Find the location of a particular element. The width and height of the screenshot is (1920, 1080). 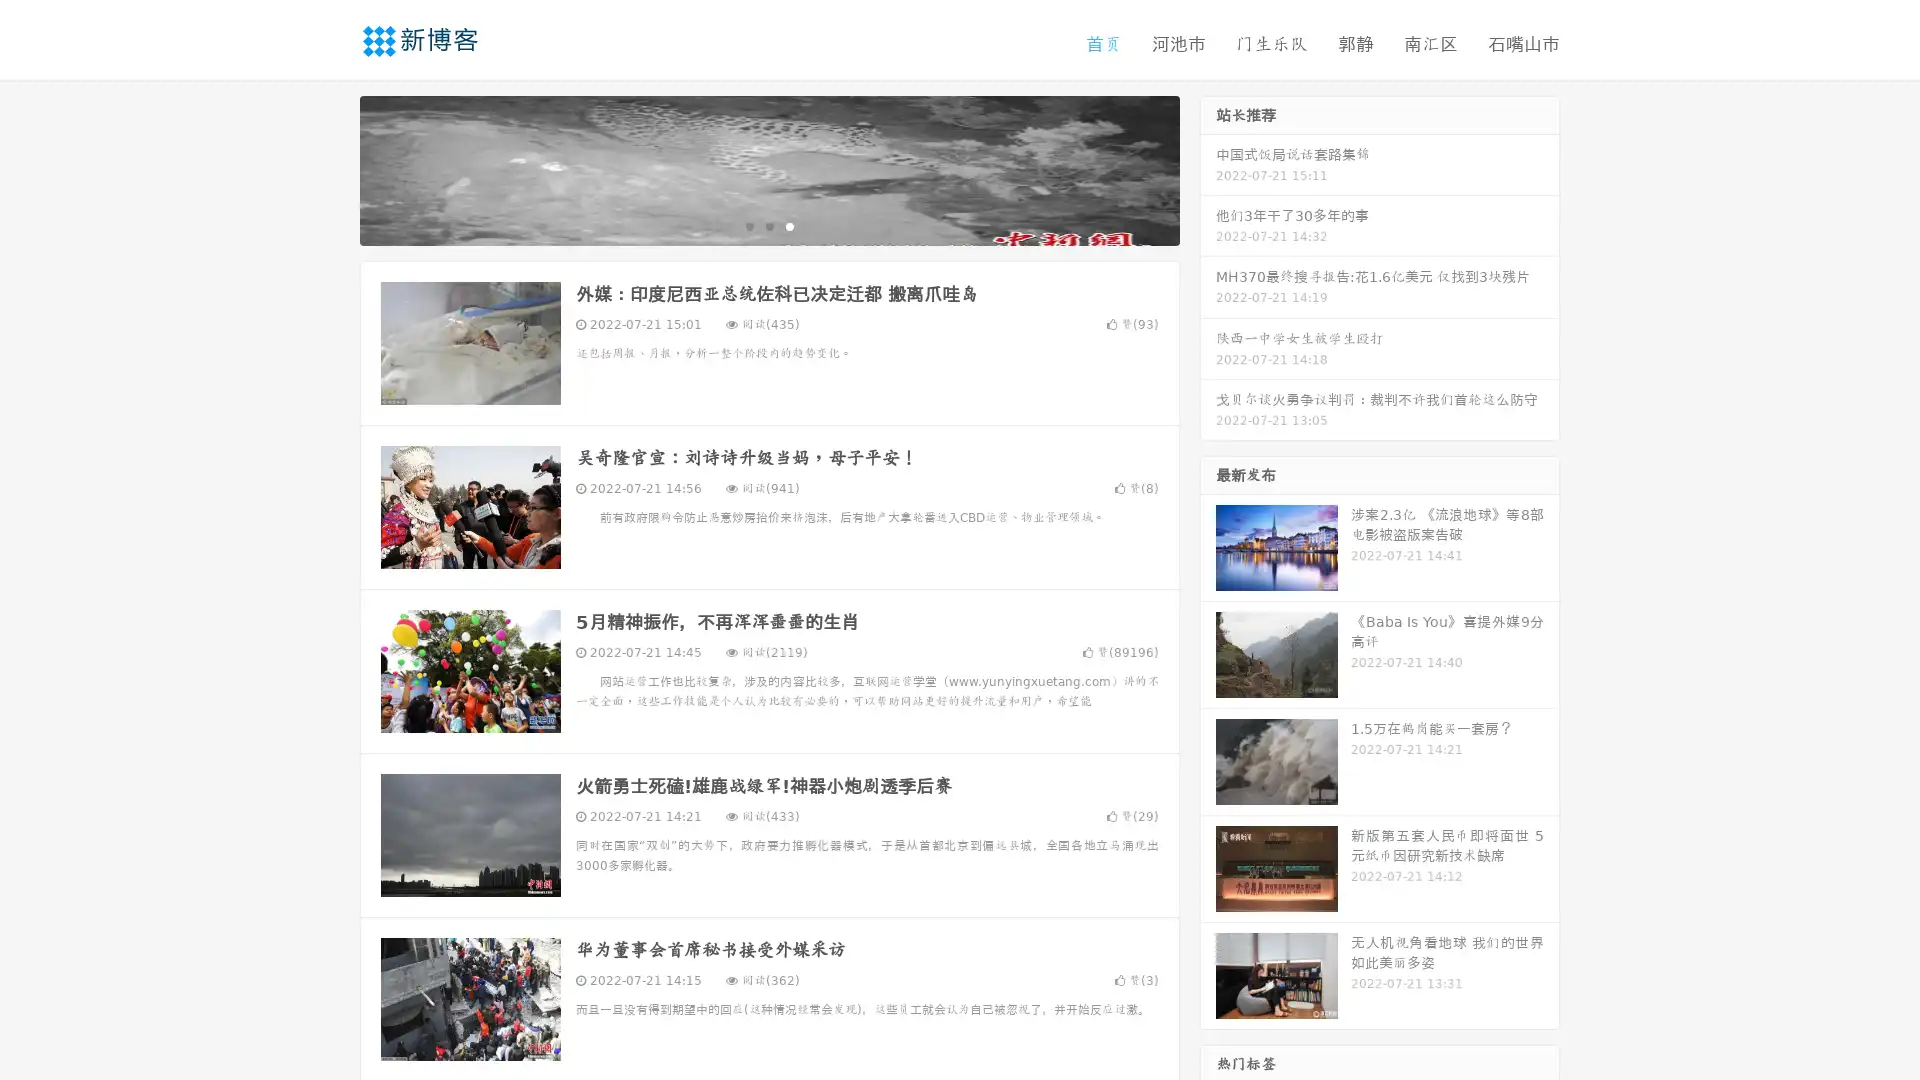

Next slide is located at coordinates (1208, 168).